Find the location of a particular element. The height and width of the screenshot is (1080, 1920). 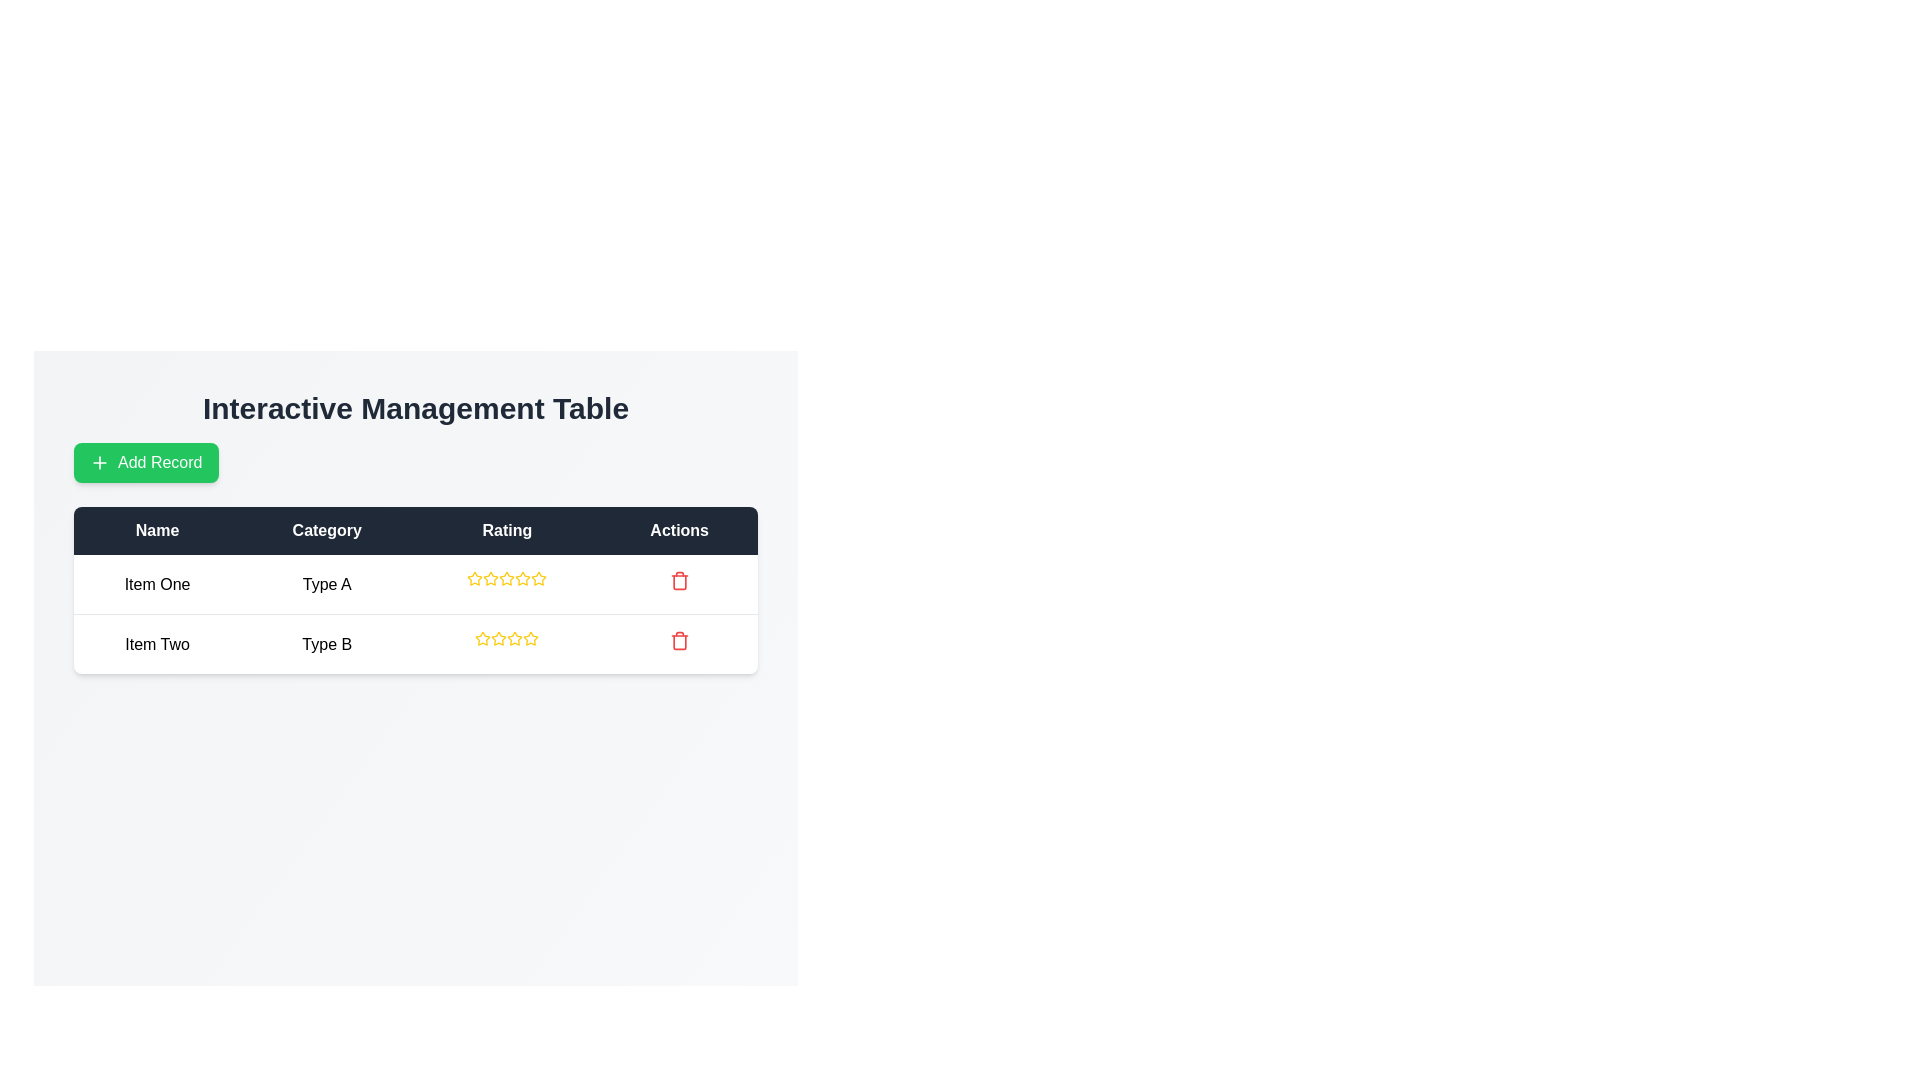

the yellow star icon with a hollow center in the 'Rating' column of the 'Interactive Management Table' adjacent to 'Item One' is located at coordinates (491, 578).